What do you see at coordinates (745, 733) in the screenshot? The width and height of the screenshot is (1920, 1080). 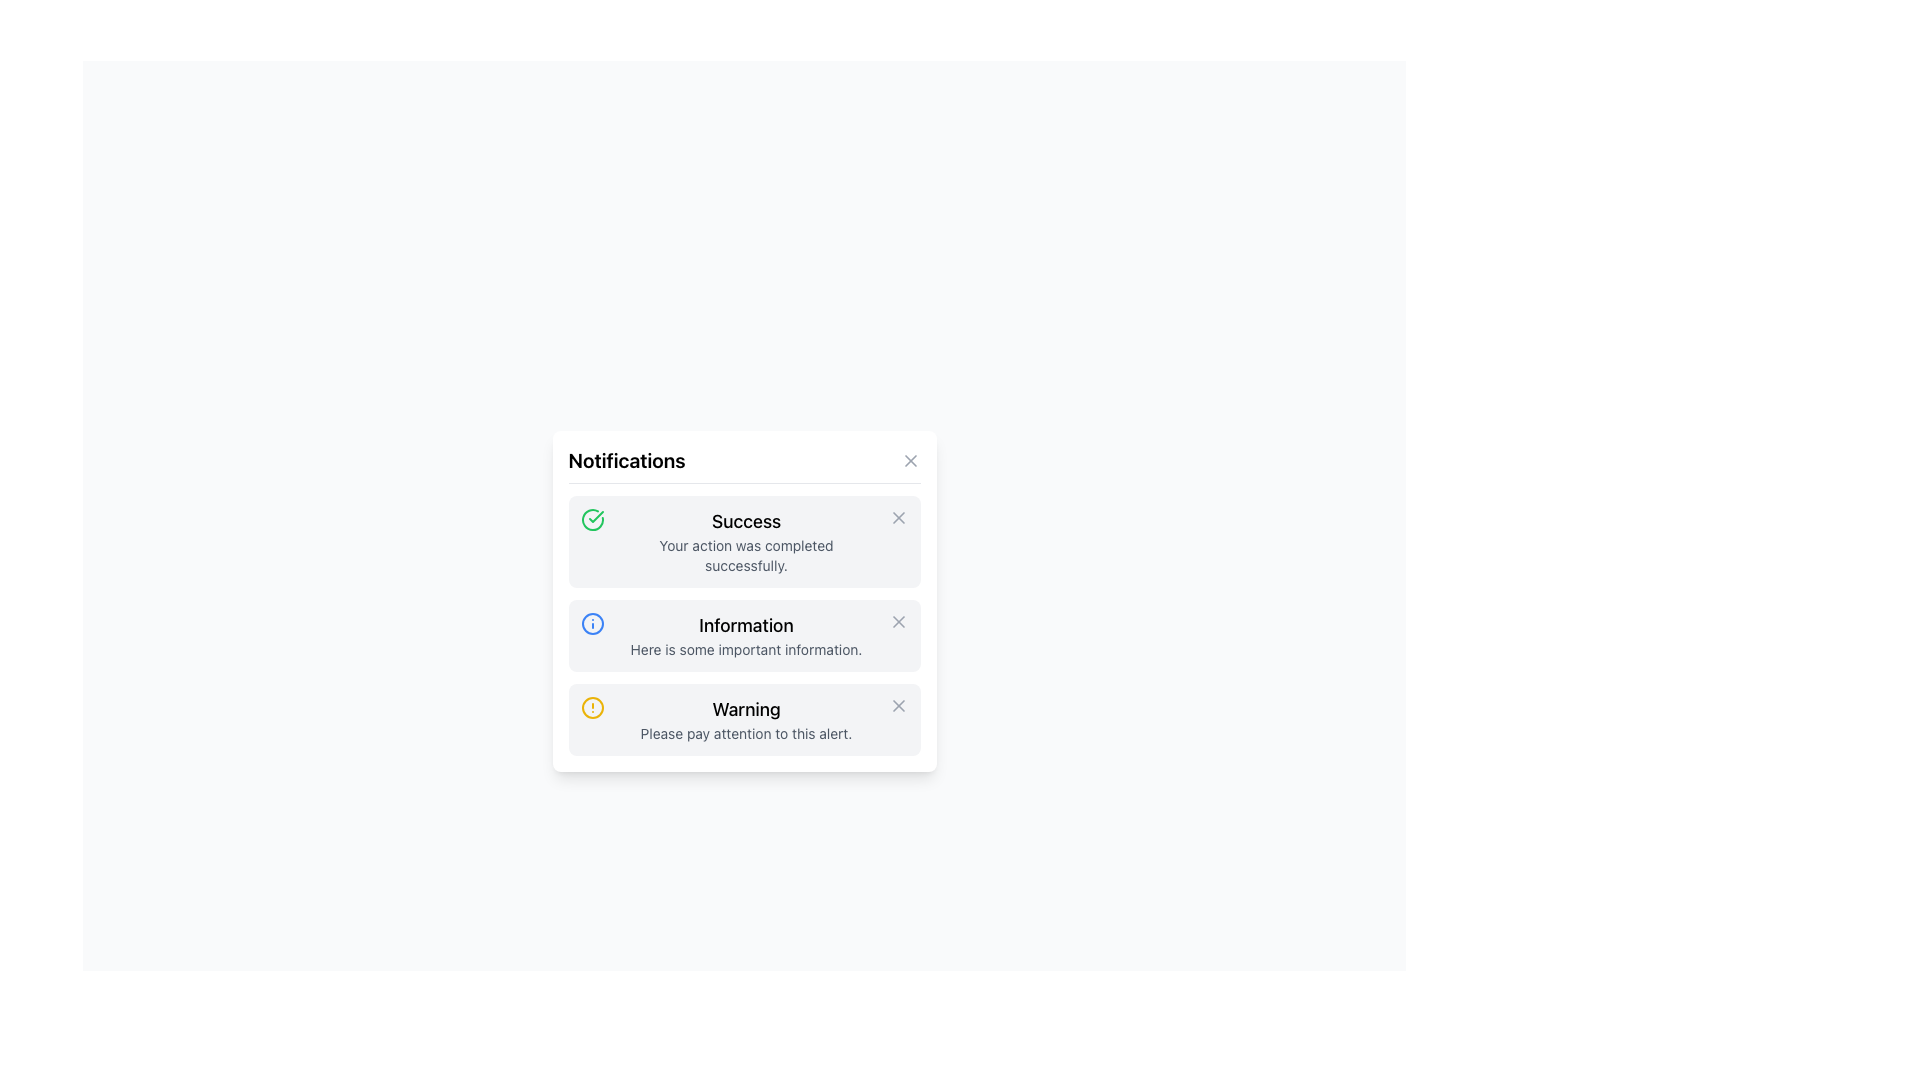 I see `the supplementary Text Label that conveys information related to the 'Warning' title, which is located in the lower portion of a notification box` at bounding box center [745, 733].